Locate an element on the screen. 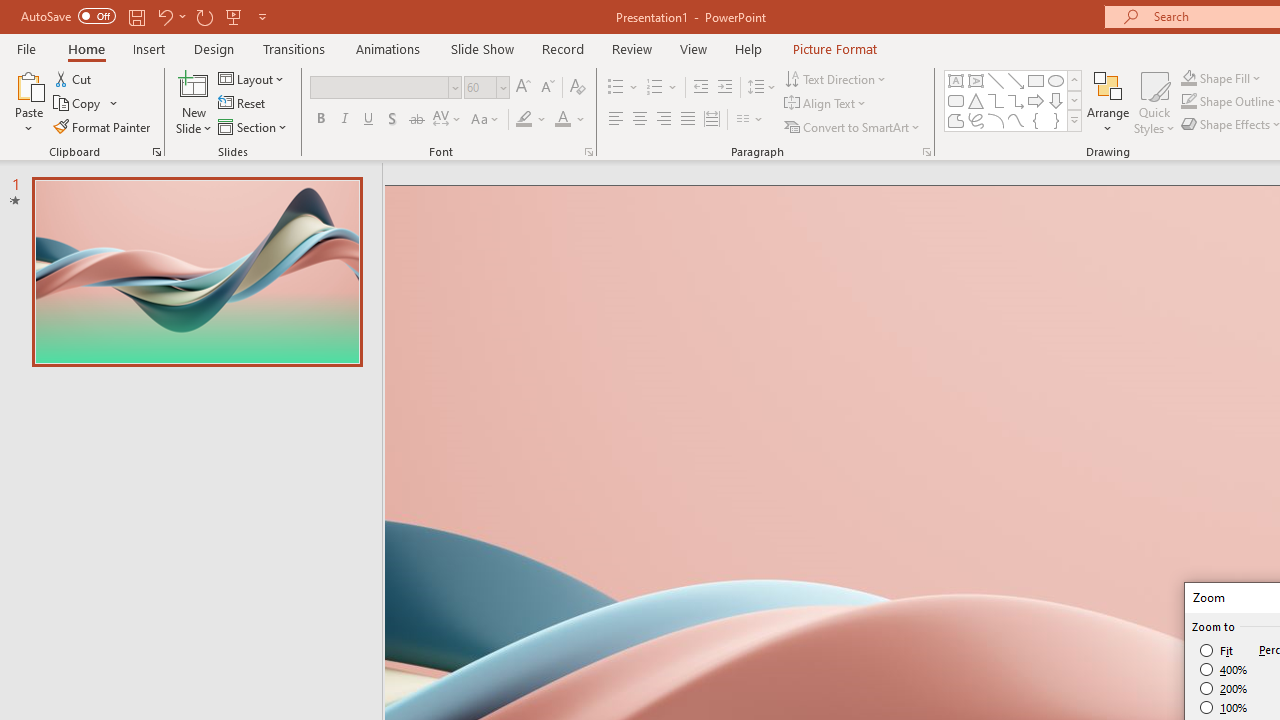  'Arc' is located at coordinates (995, 120).